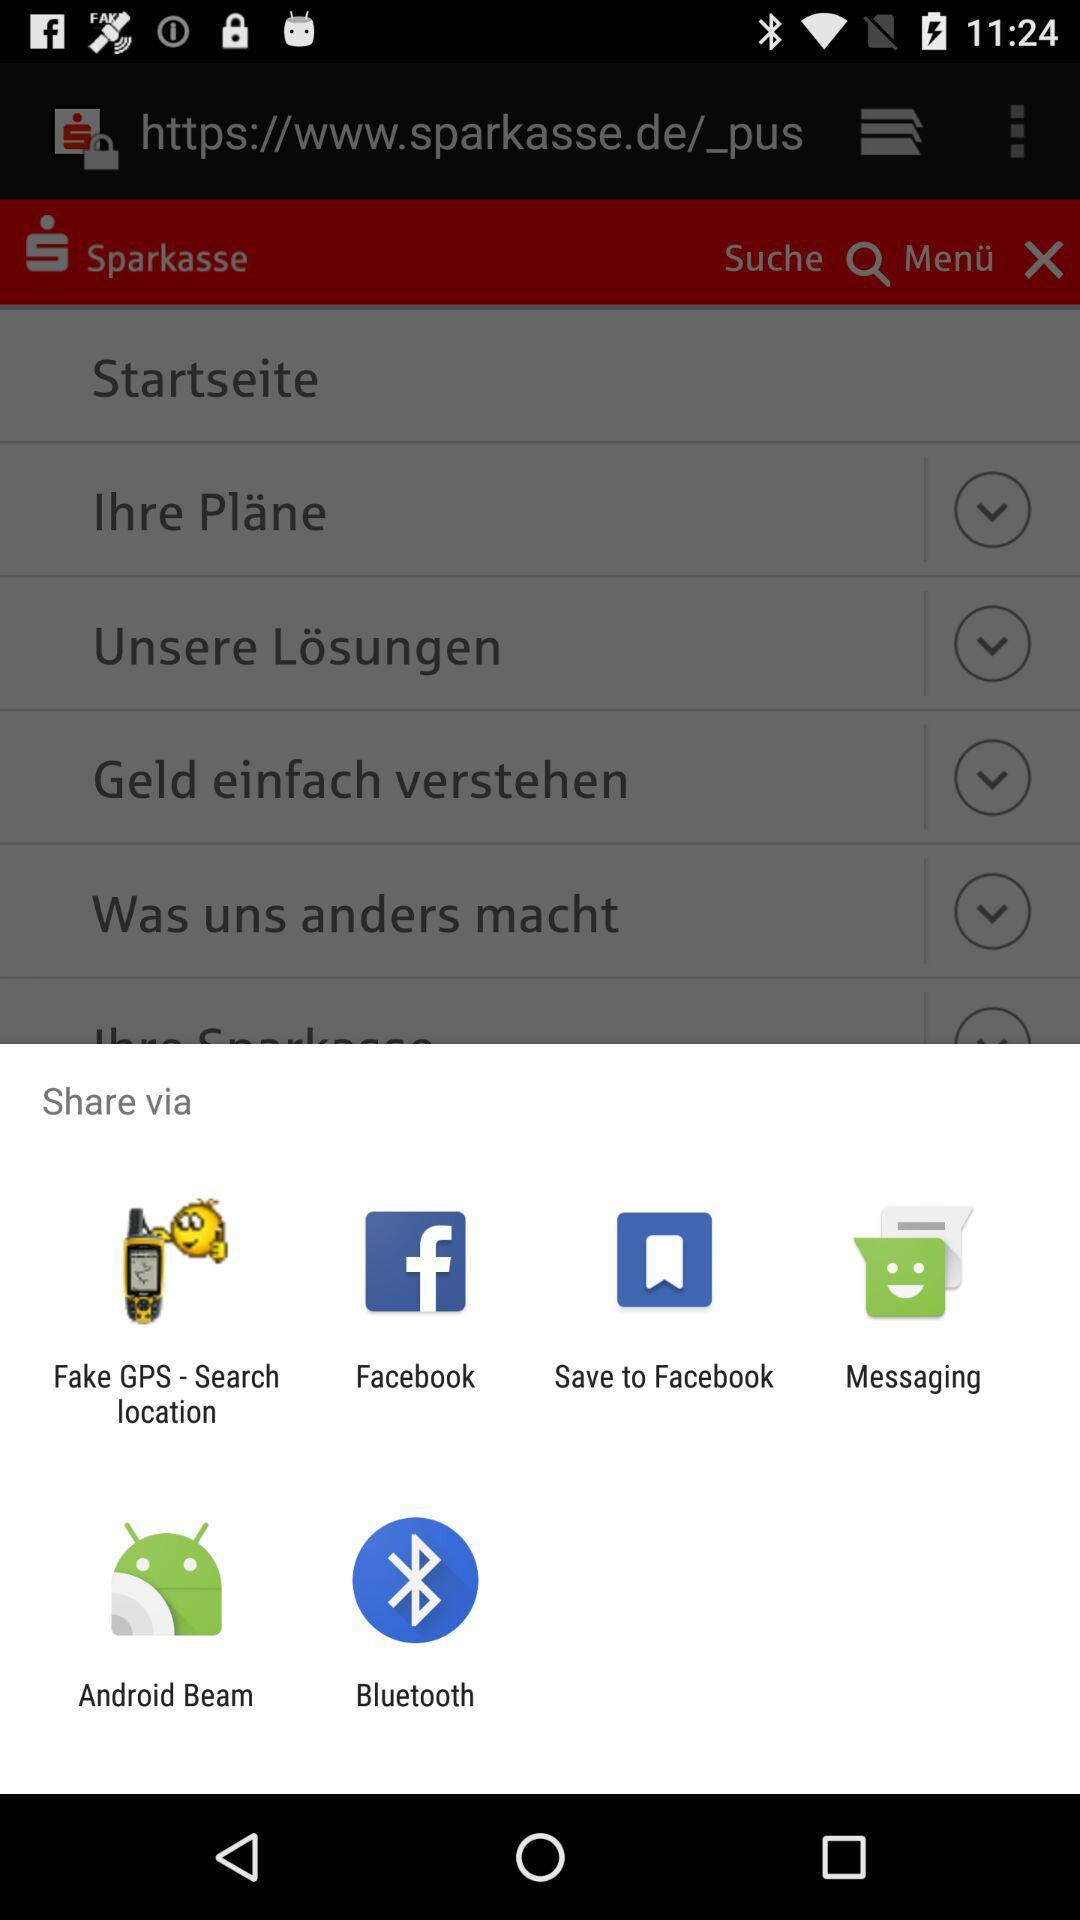  What do you see at coordinates (913, 1392) in the screenshot?
I see `the icon at the bottom right corner` at bounding box center [913, 1392].